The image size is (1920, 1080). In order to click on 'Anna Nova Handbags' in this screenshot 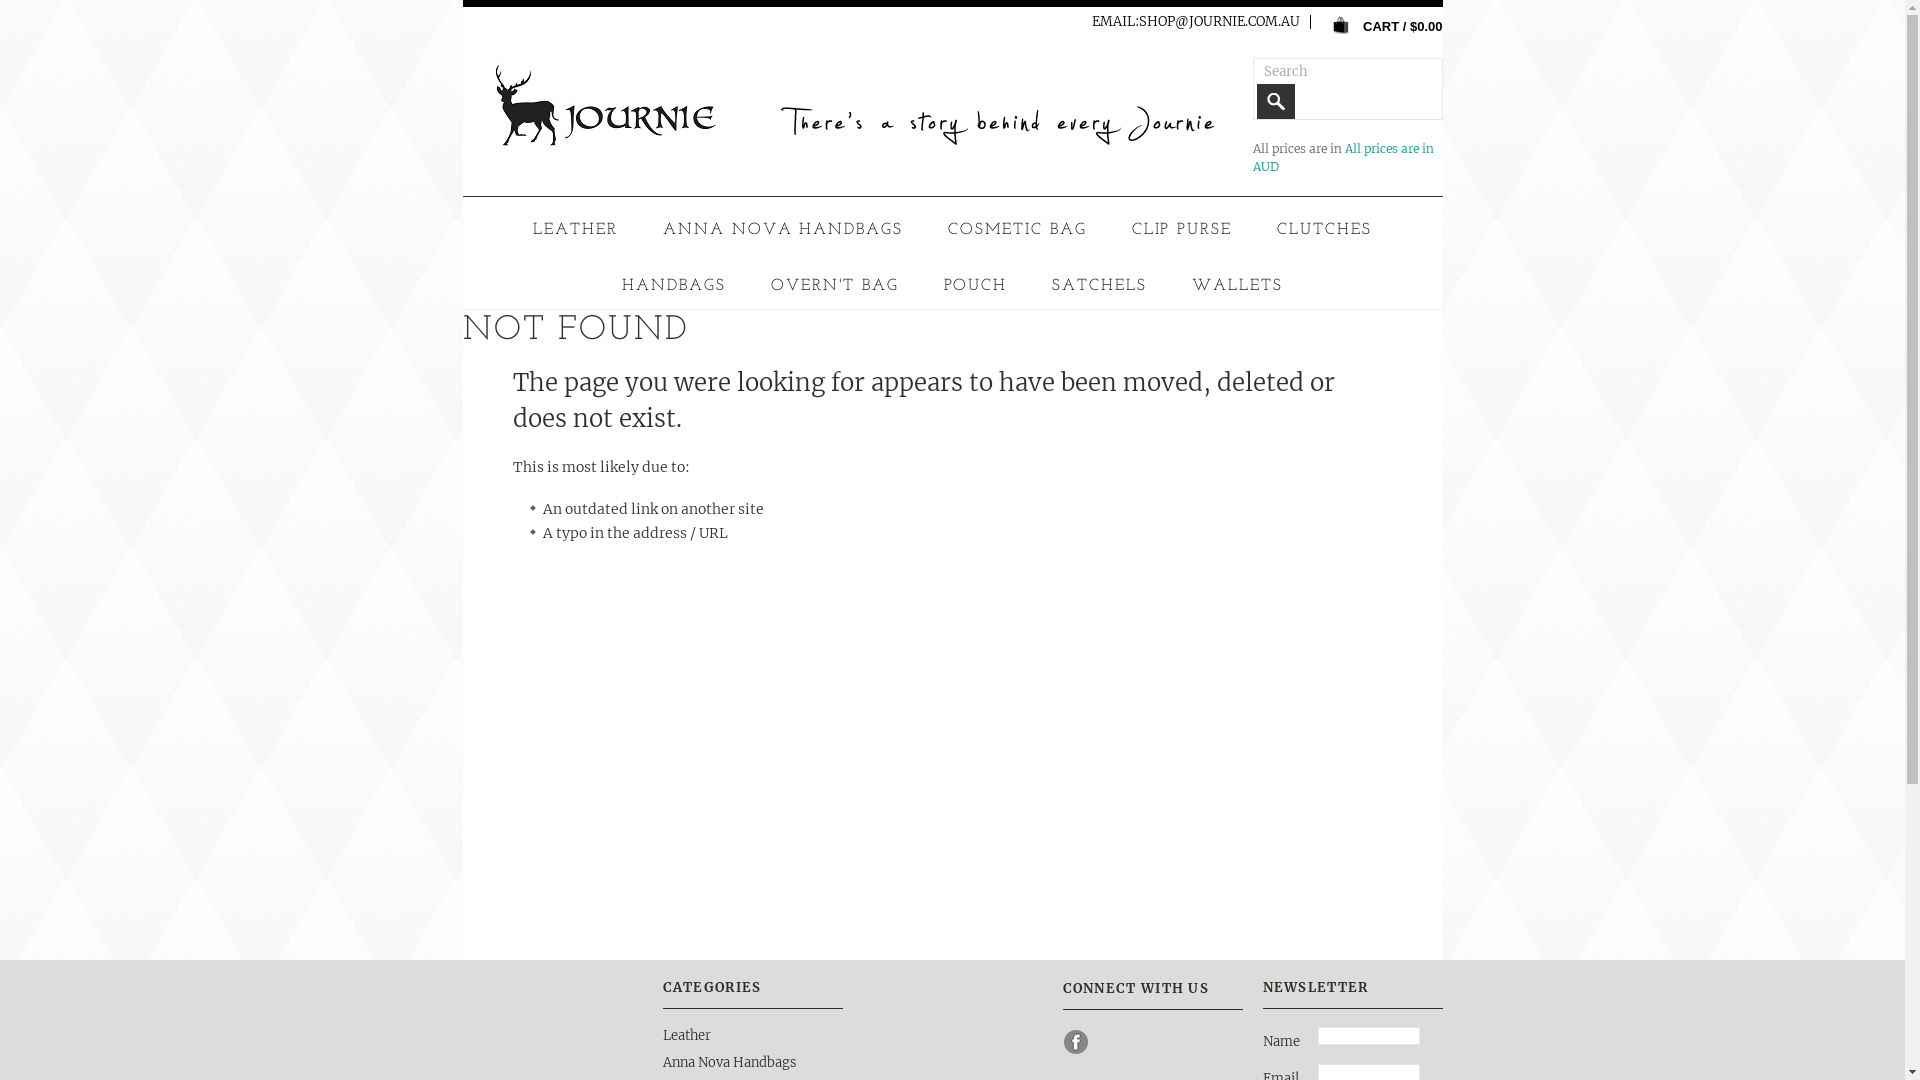, I will do `click(727, 1061)`.